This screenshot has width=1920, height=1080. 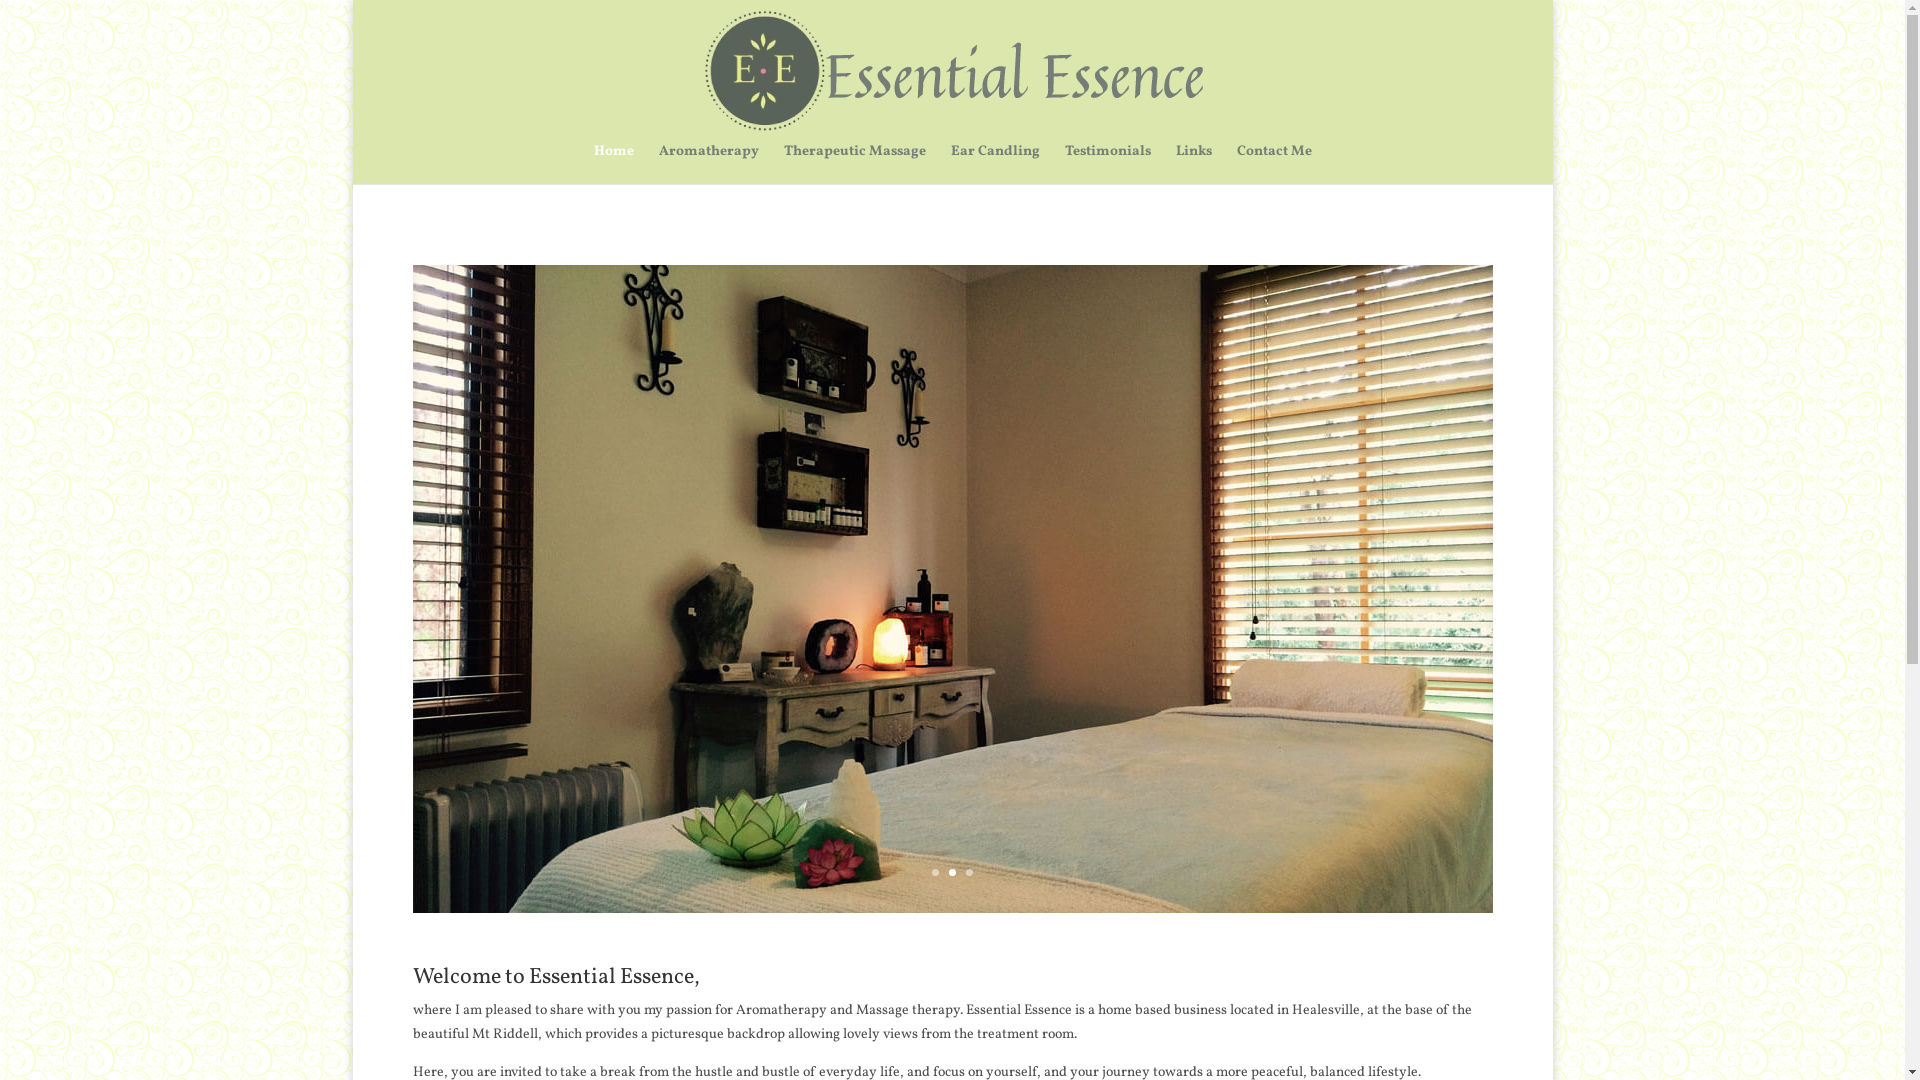 What do you see at coordinates (934, 871) in the screenshot?
I see `'1'` at bounding box center [934, 871].